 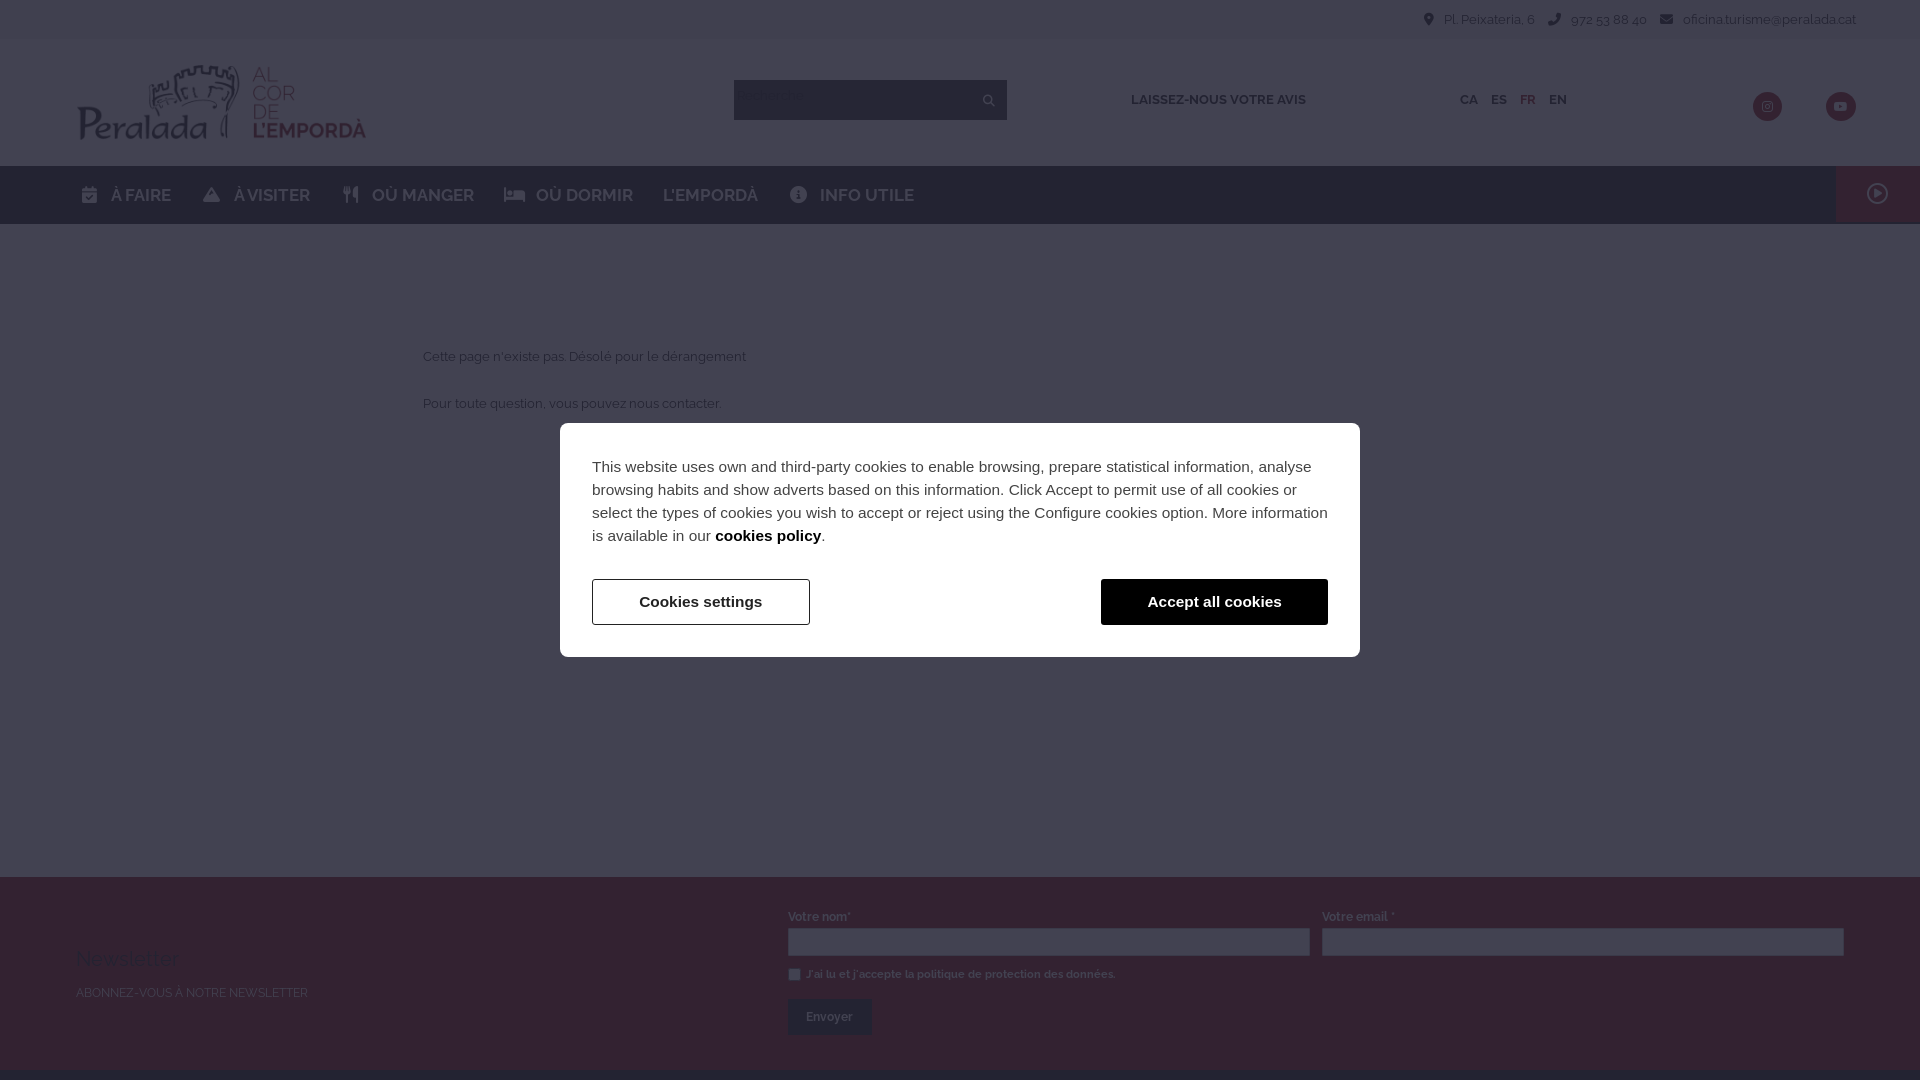 I want to click on 'INFO UTILE', so click(x=771, y=195).